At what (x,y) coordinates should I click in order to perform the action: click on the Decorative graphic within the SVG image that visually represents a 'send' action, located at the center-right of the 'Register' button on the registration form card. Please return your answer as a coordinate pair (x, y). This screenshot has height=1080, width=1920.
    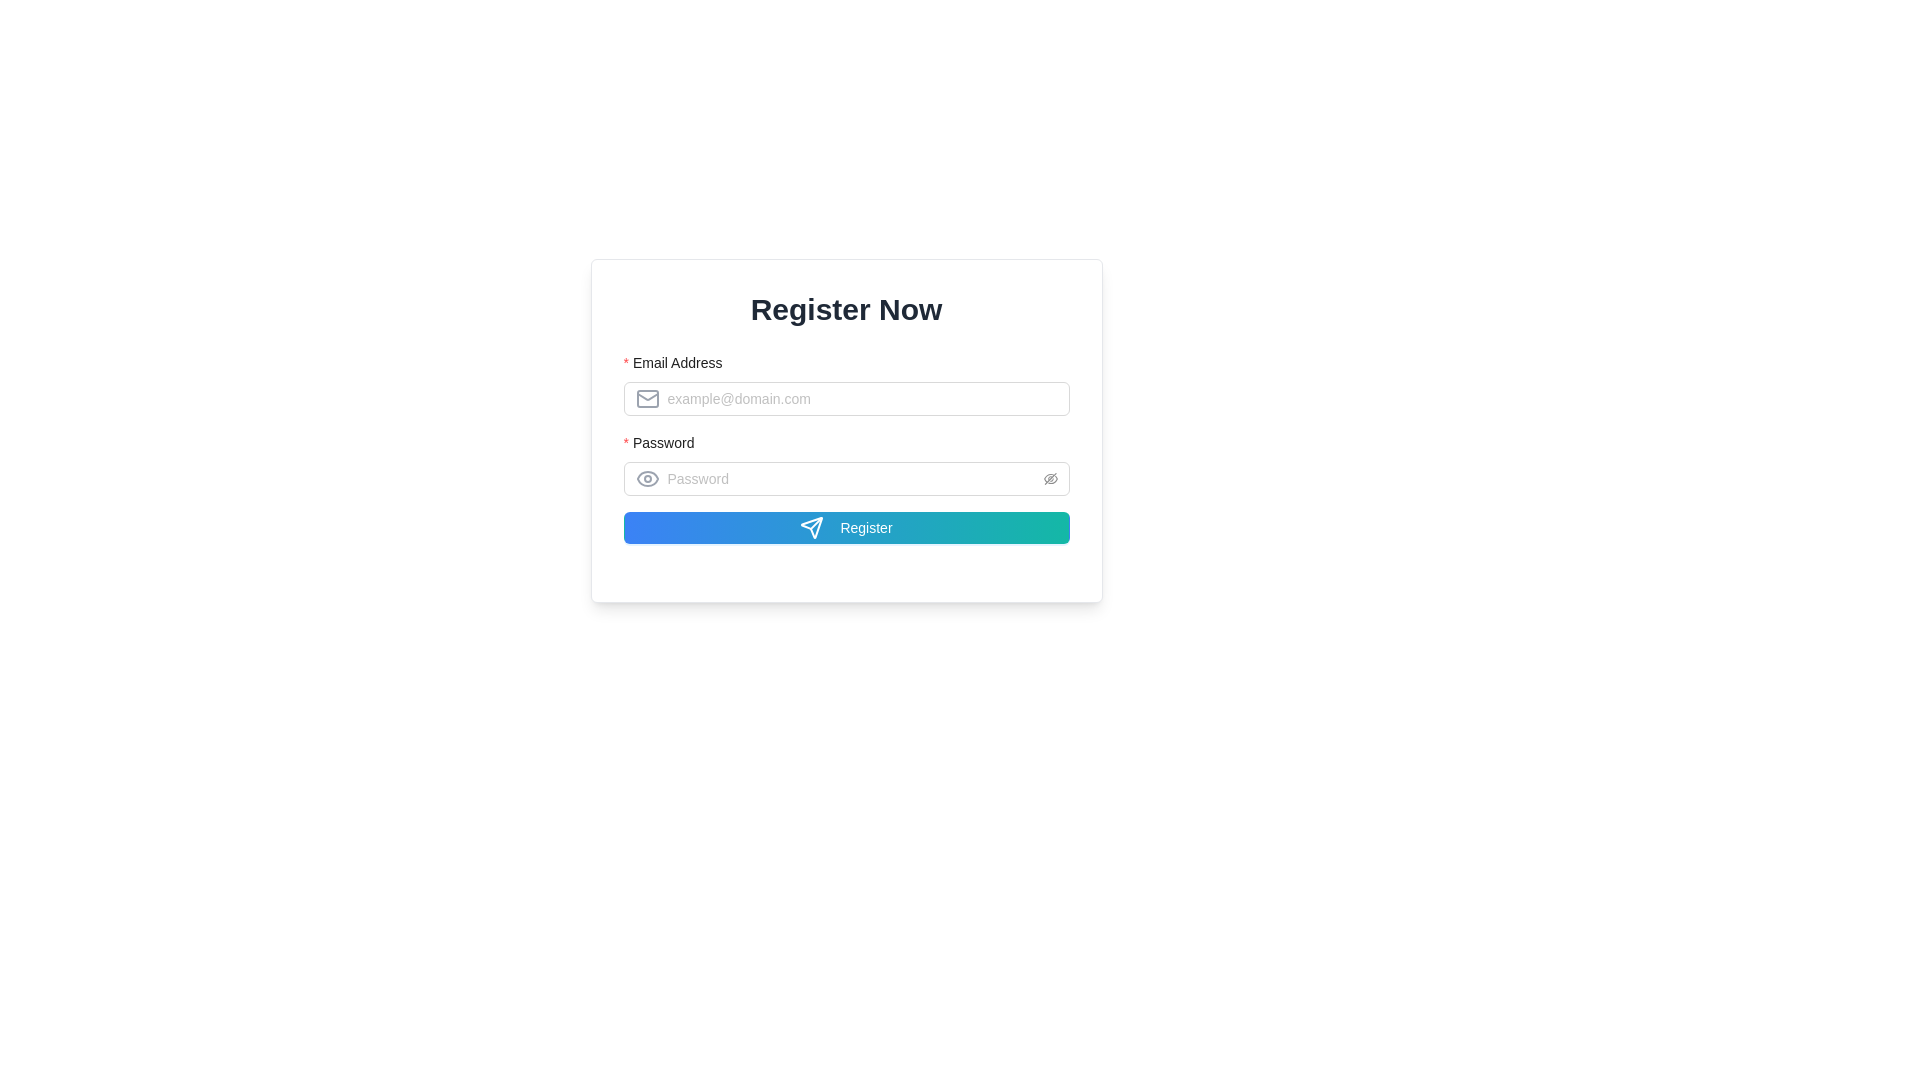
    Looking at the image, I should click on (812, 527).